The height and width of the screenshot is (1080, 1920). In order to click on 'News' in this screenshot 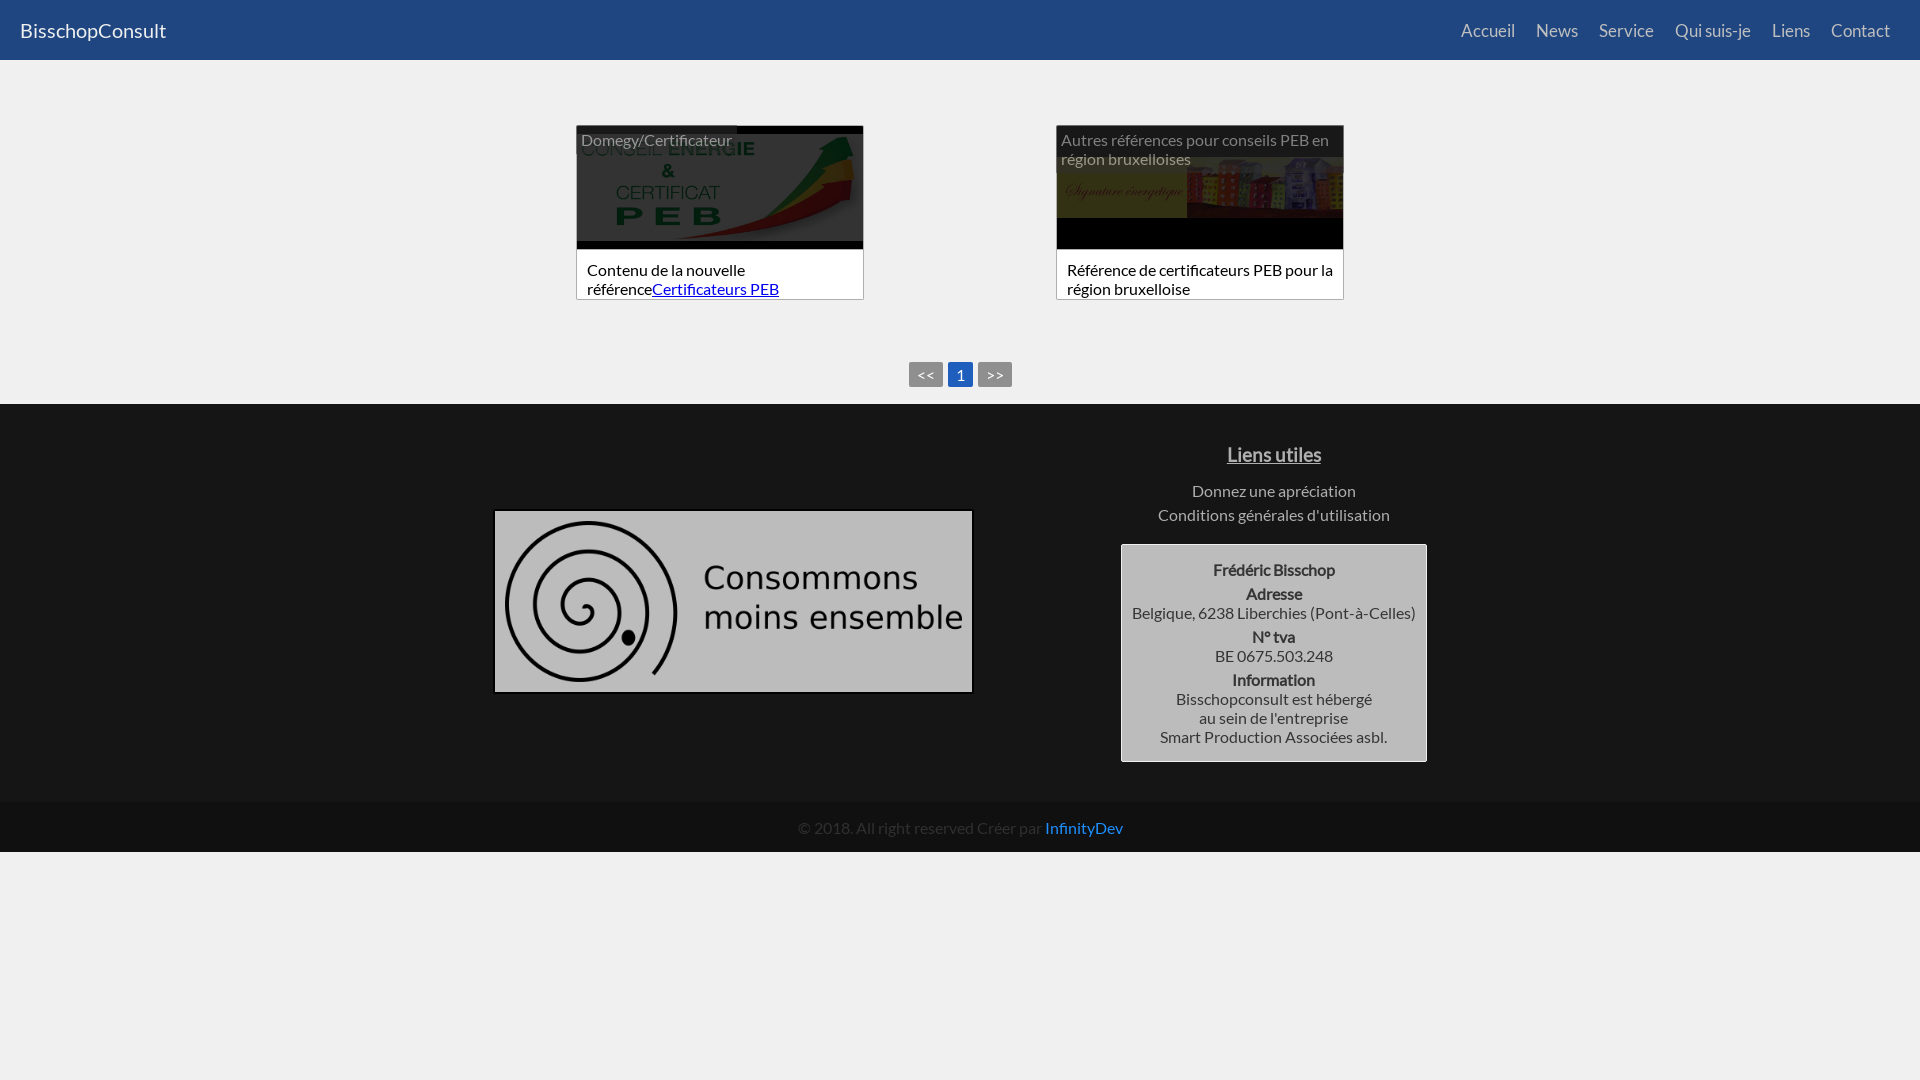, I will do `click(1555, 30)`.